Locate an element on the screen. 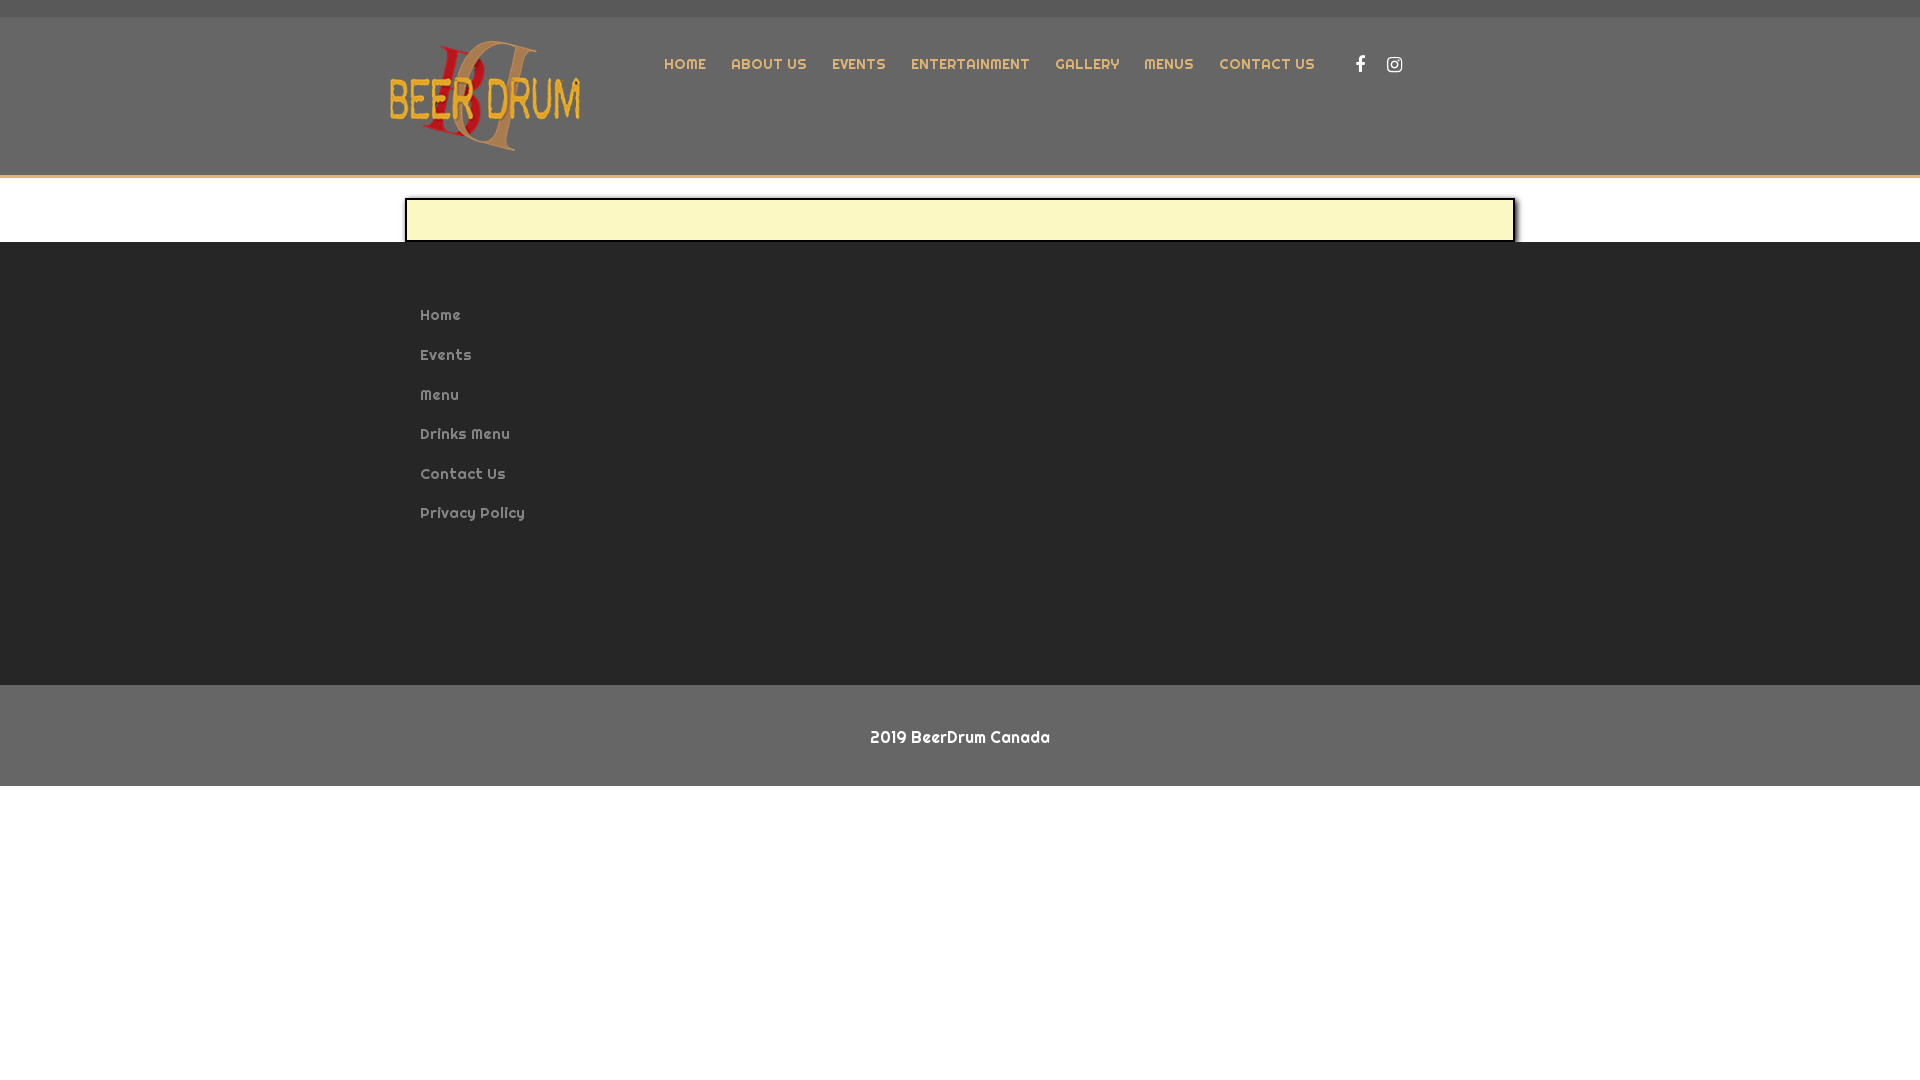 The height and width of the screenshot is (1080, 1920). 'Drinks Menu' is located at coordinates (464, 432).